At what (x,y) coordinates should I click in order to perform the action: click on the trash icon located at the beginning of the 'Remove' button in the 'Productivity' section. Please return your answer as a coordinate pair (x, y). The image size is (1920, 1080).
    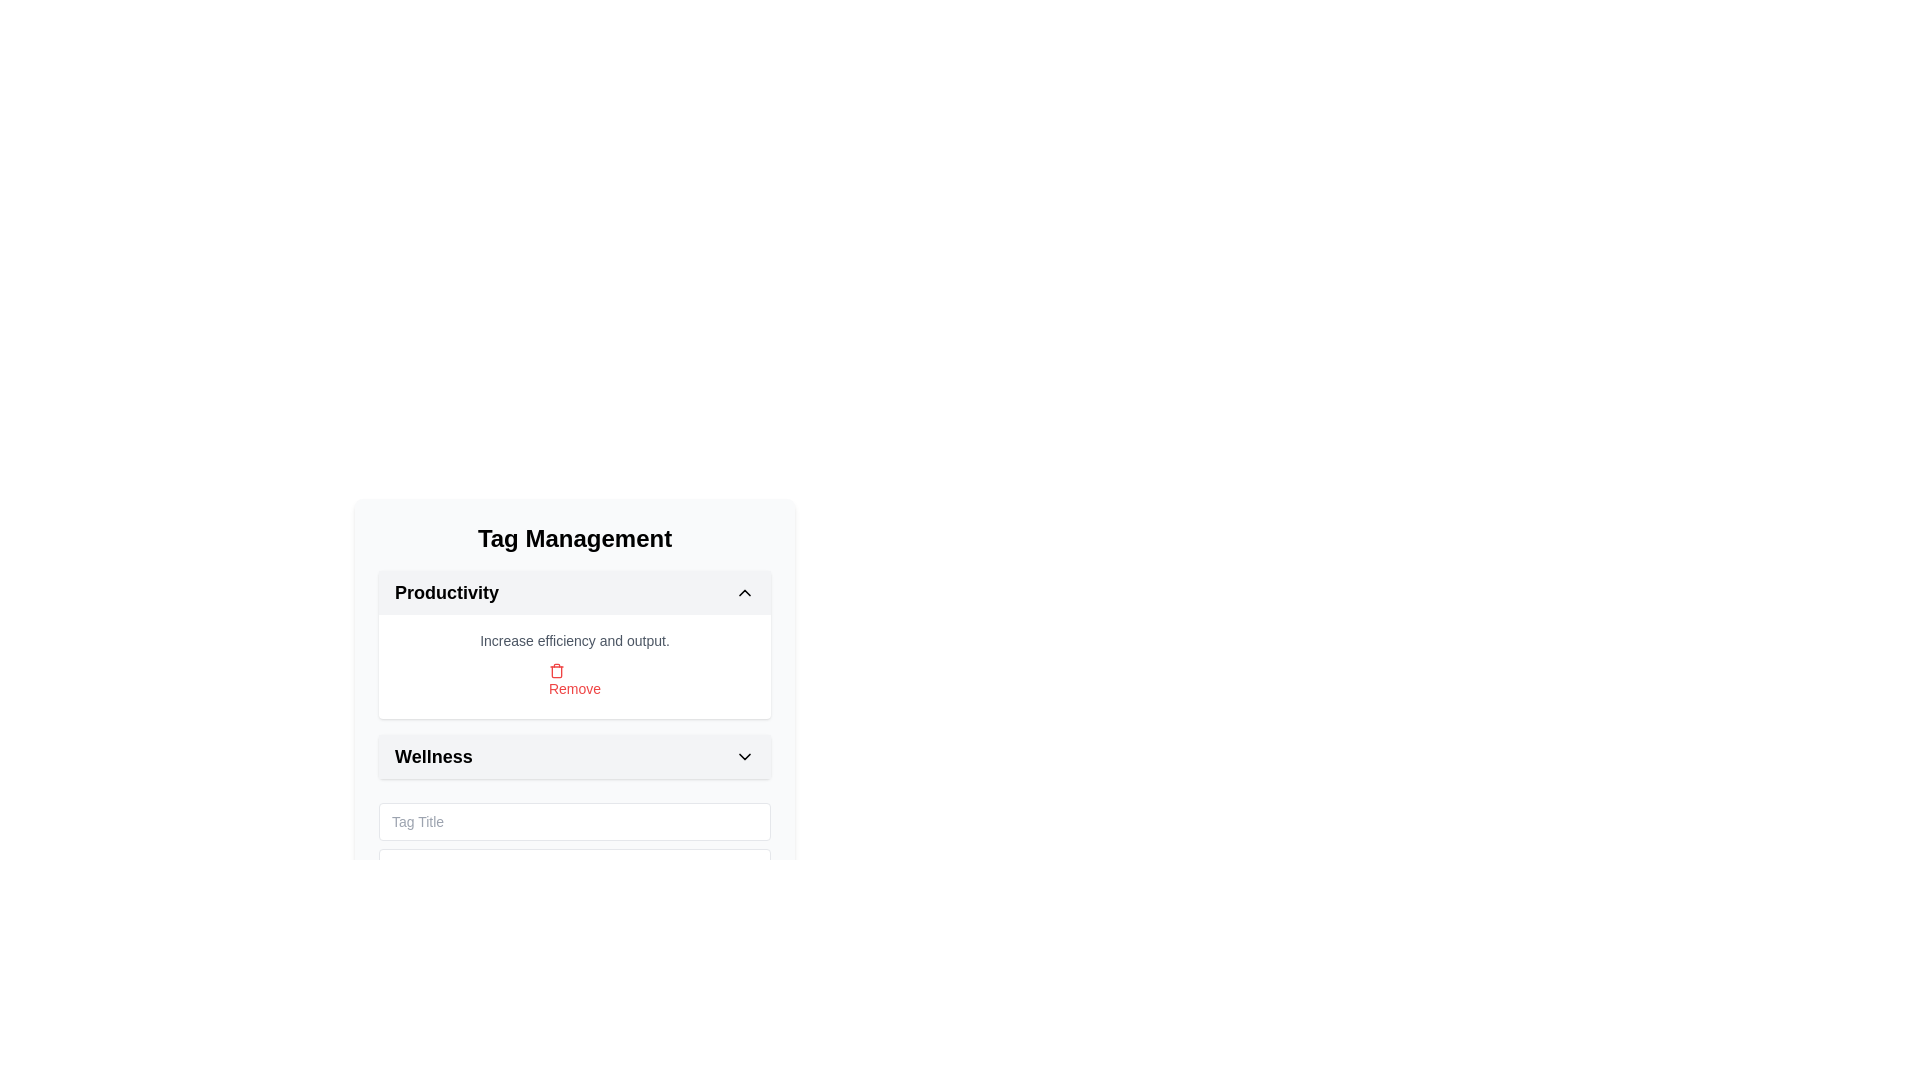
    Looking at the image, I should click on (556, 671).